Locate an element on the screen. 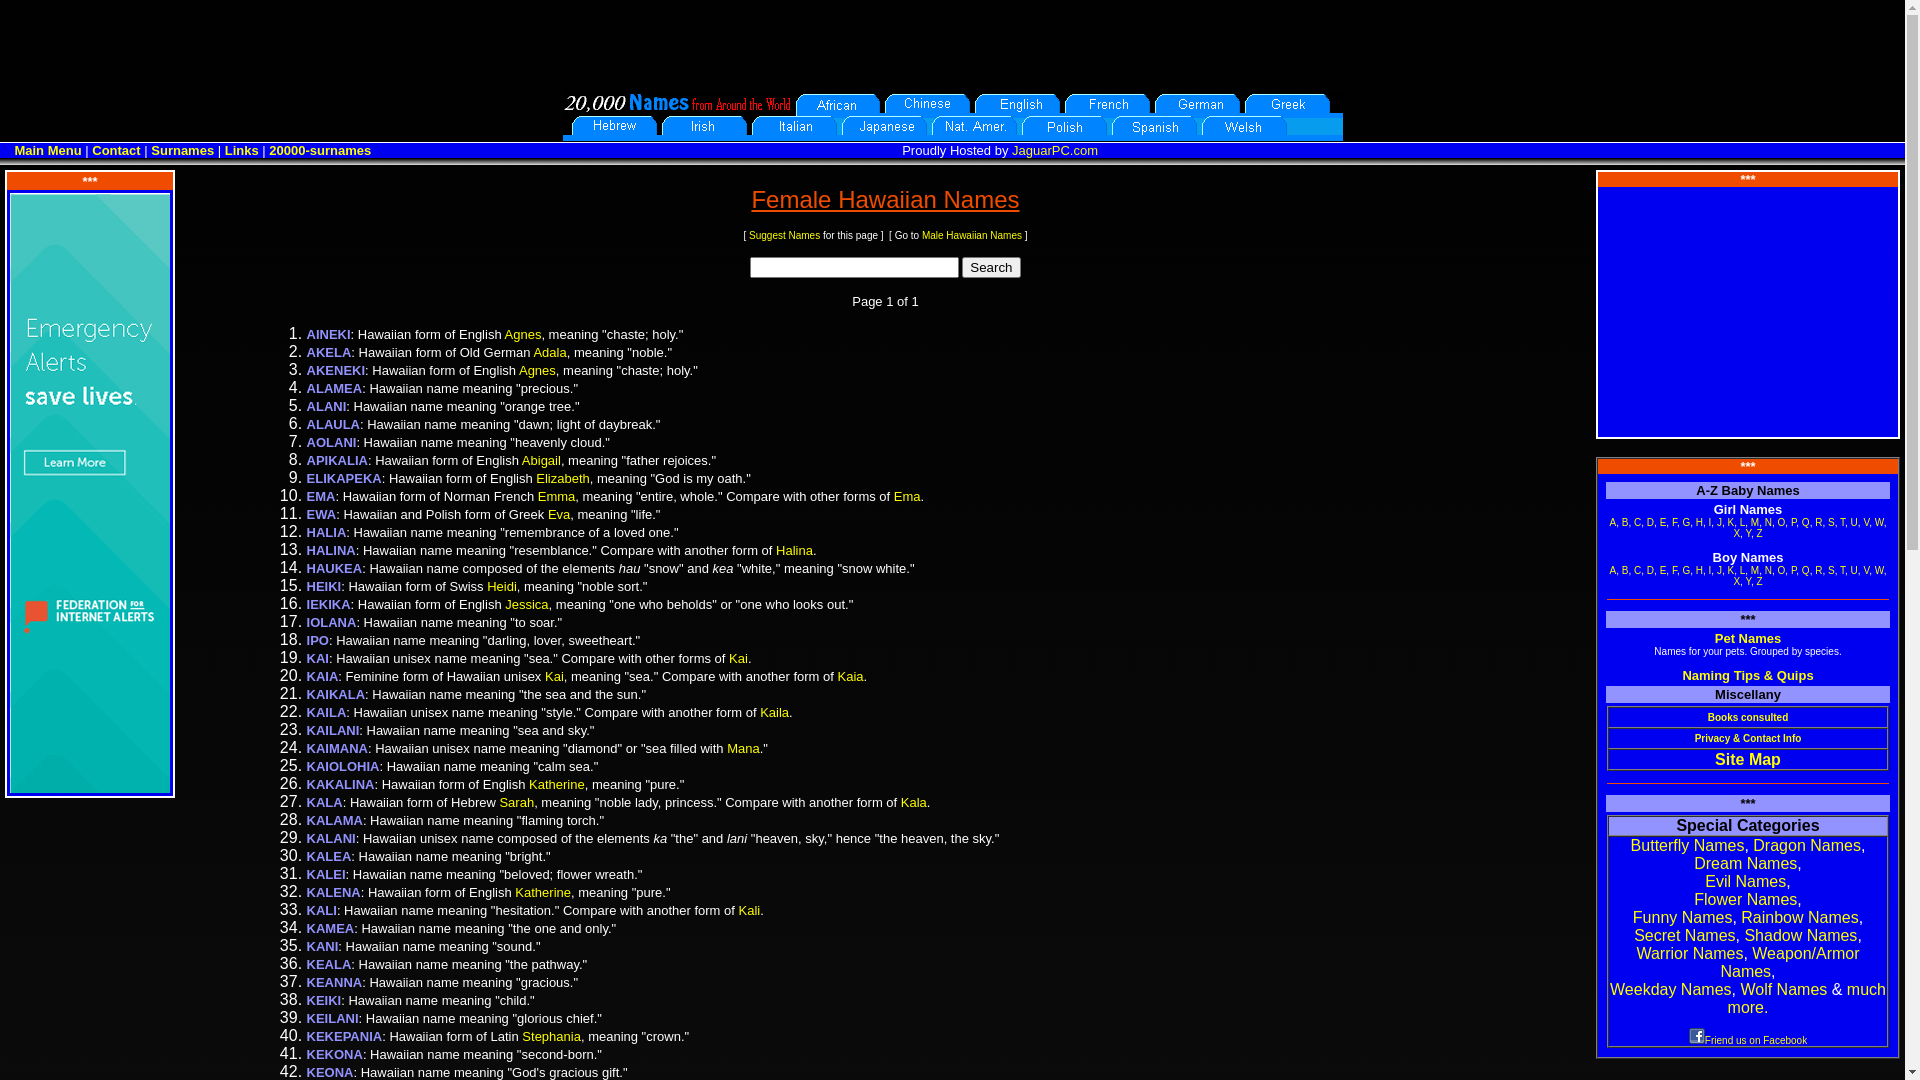 Image resolution: width=1920 pixels, height=1080 pixels. 'X' is located at coordinates (1735, 581).